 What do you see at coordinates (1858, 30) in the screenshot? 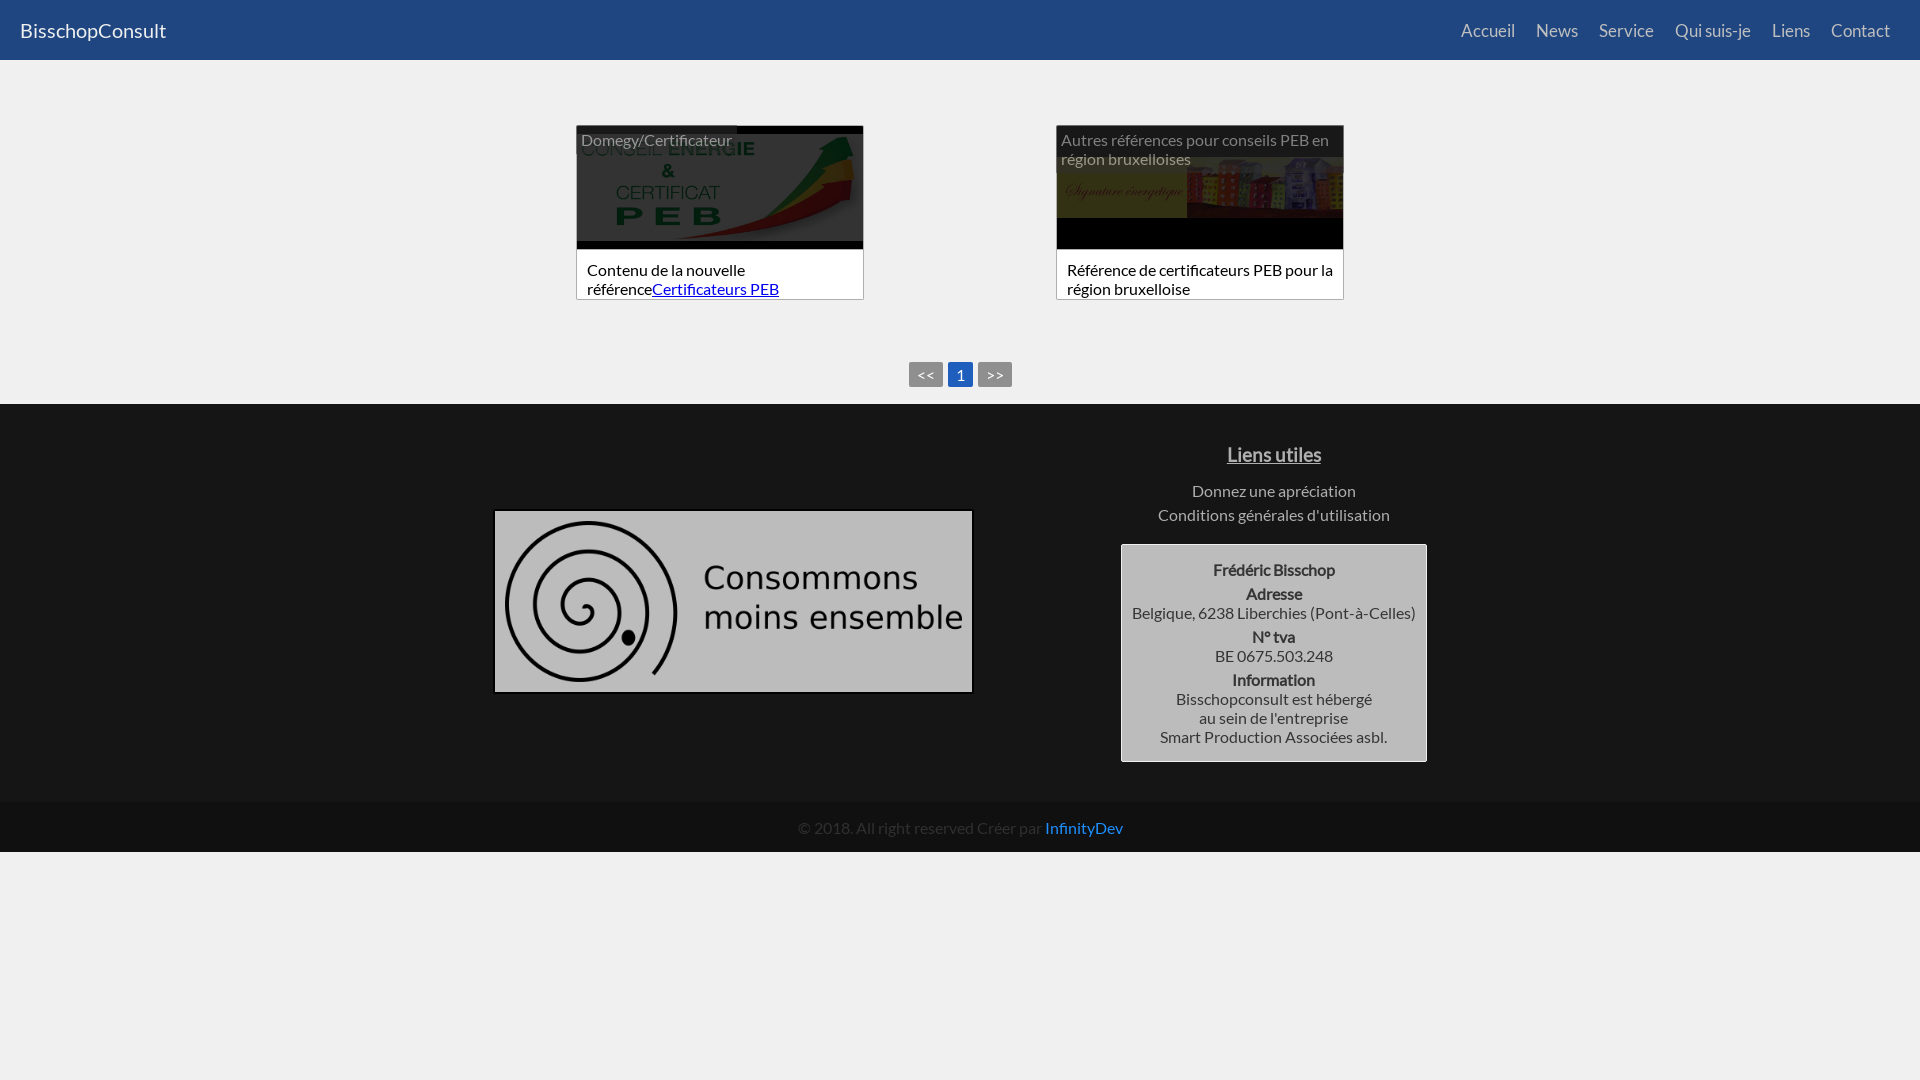
I see `'Contact'` at bounding box center [1858, 30].